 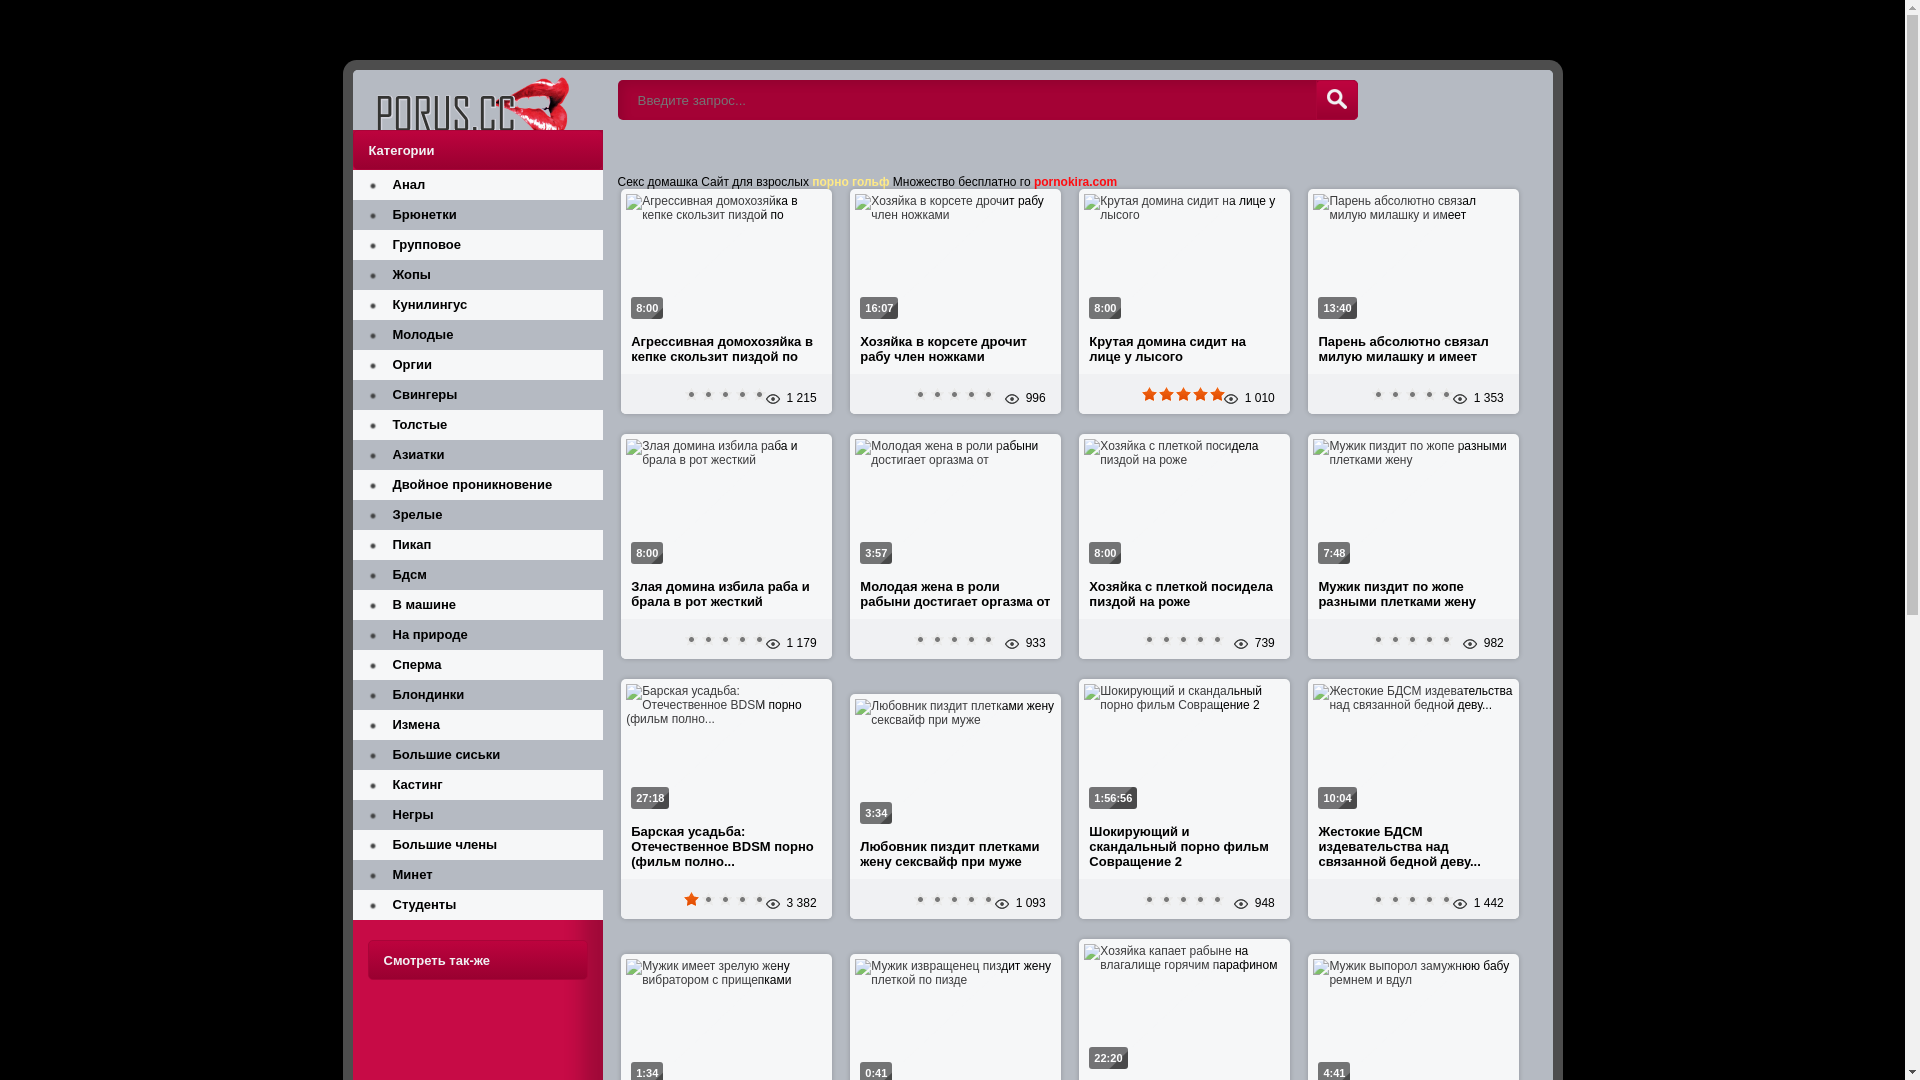 I want to click on 'pornokira.com', so click(x=1074, y=181).